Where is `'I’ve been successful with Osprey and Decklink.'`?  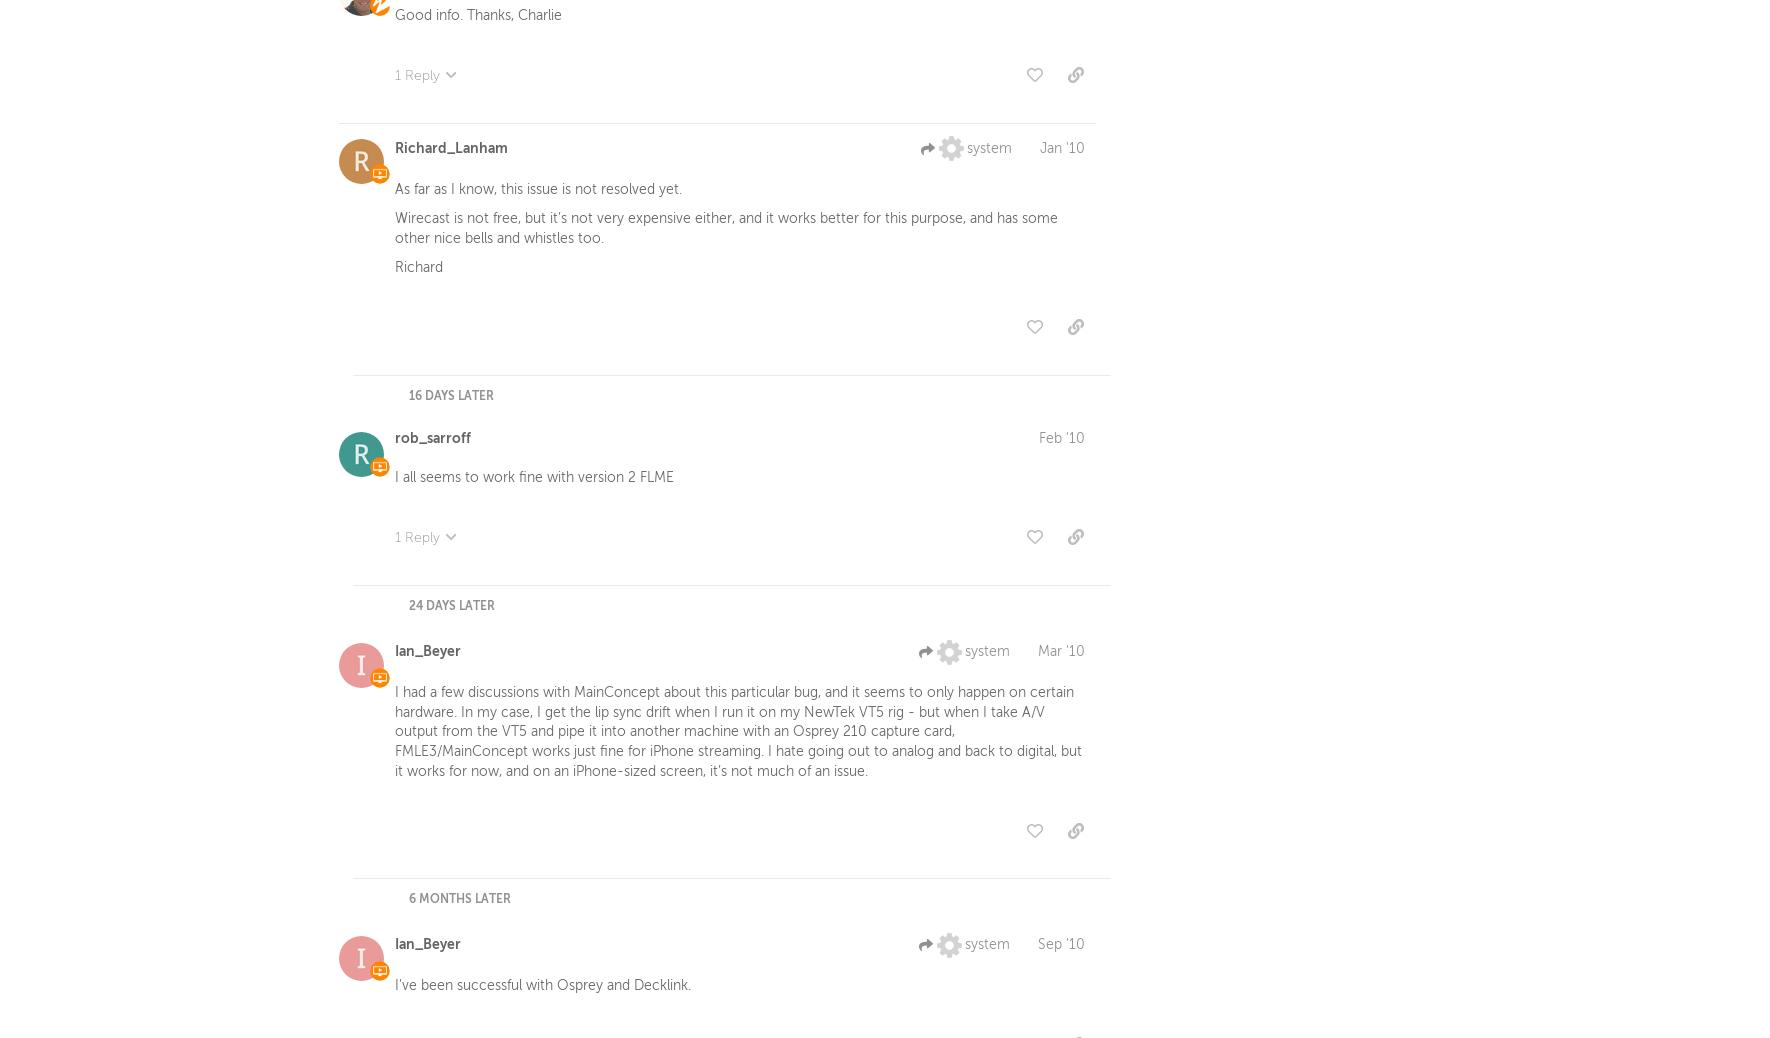 'I’ve been successful with Osprey and Decklink.' is located at coordinates (543, 990).